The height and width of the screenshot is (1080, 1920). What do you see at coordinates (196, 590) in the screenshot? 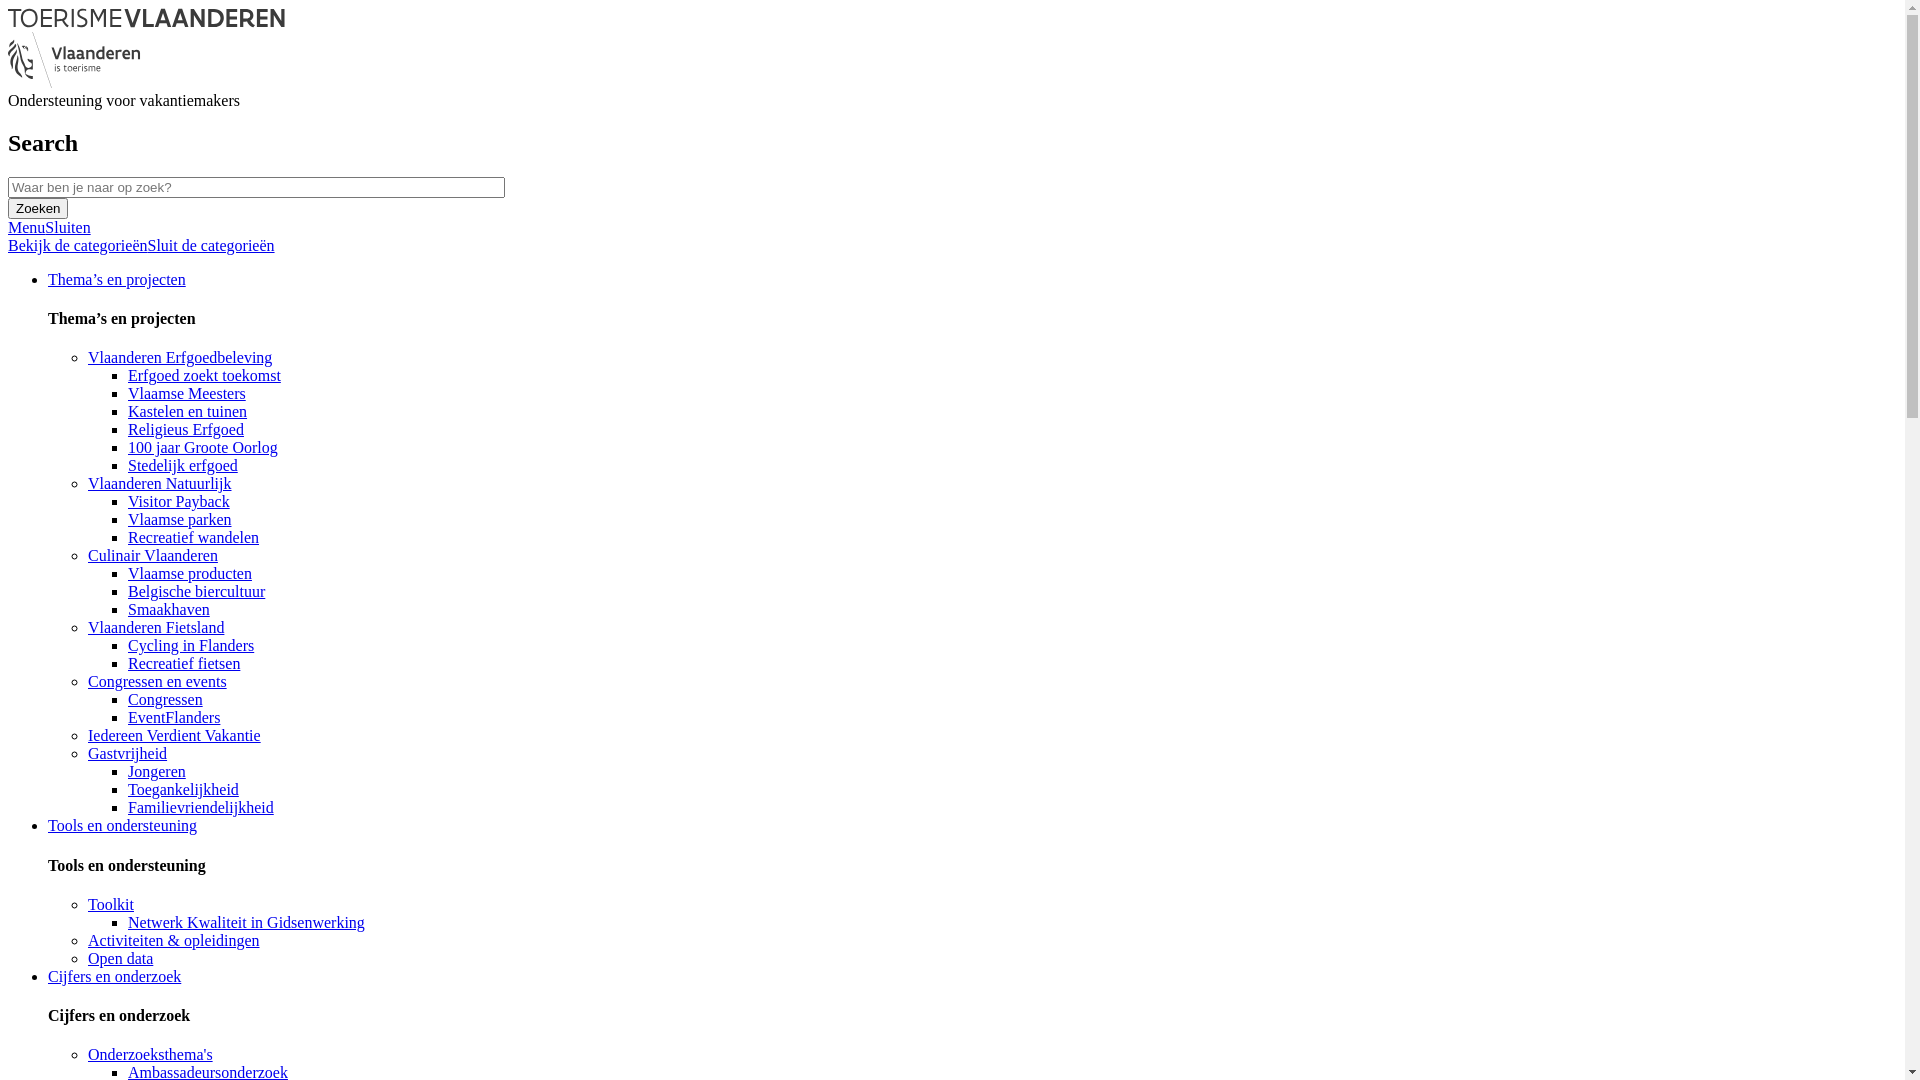
I see `'Belgische biercultuur'` at bounding box center [196, 590].